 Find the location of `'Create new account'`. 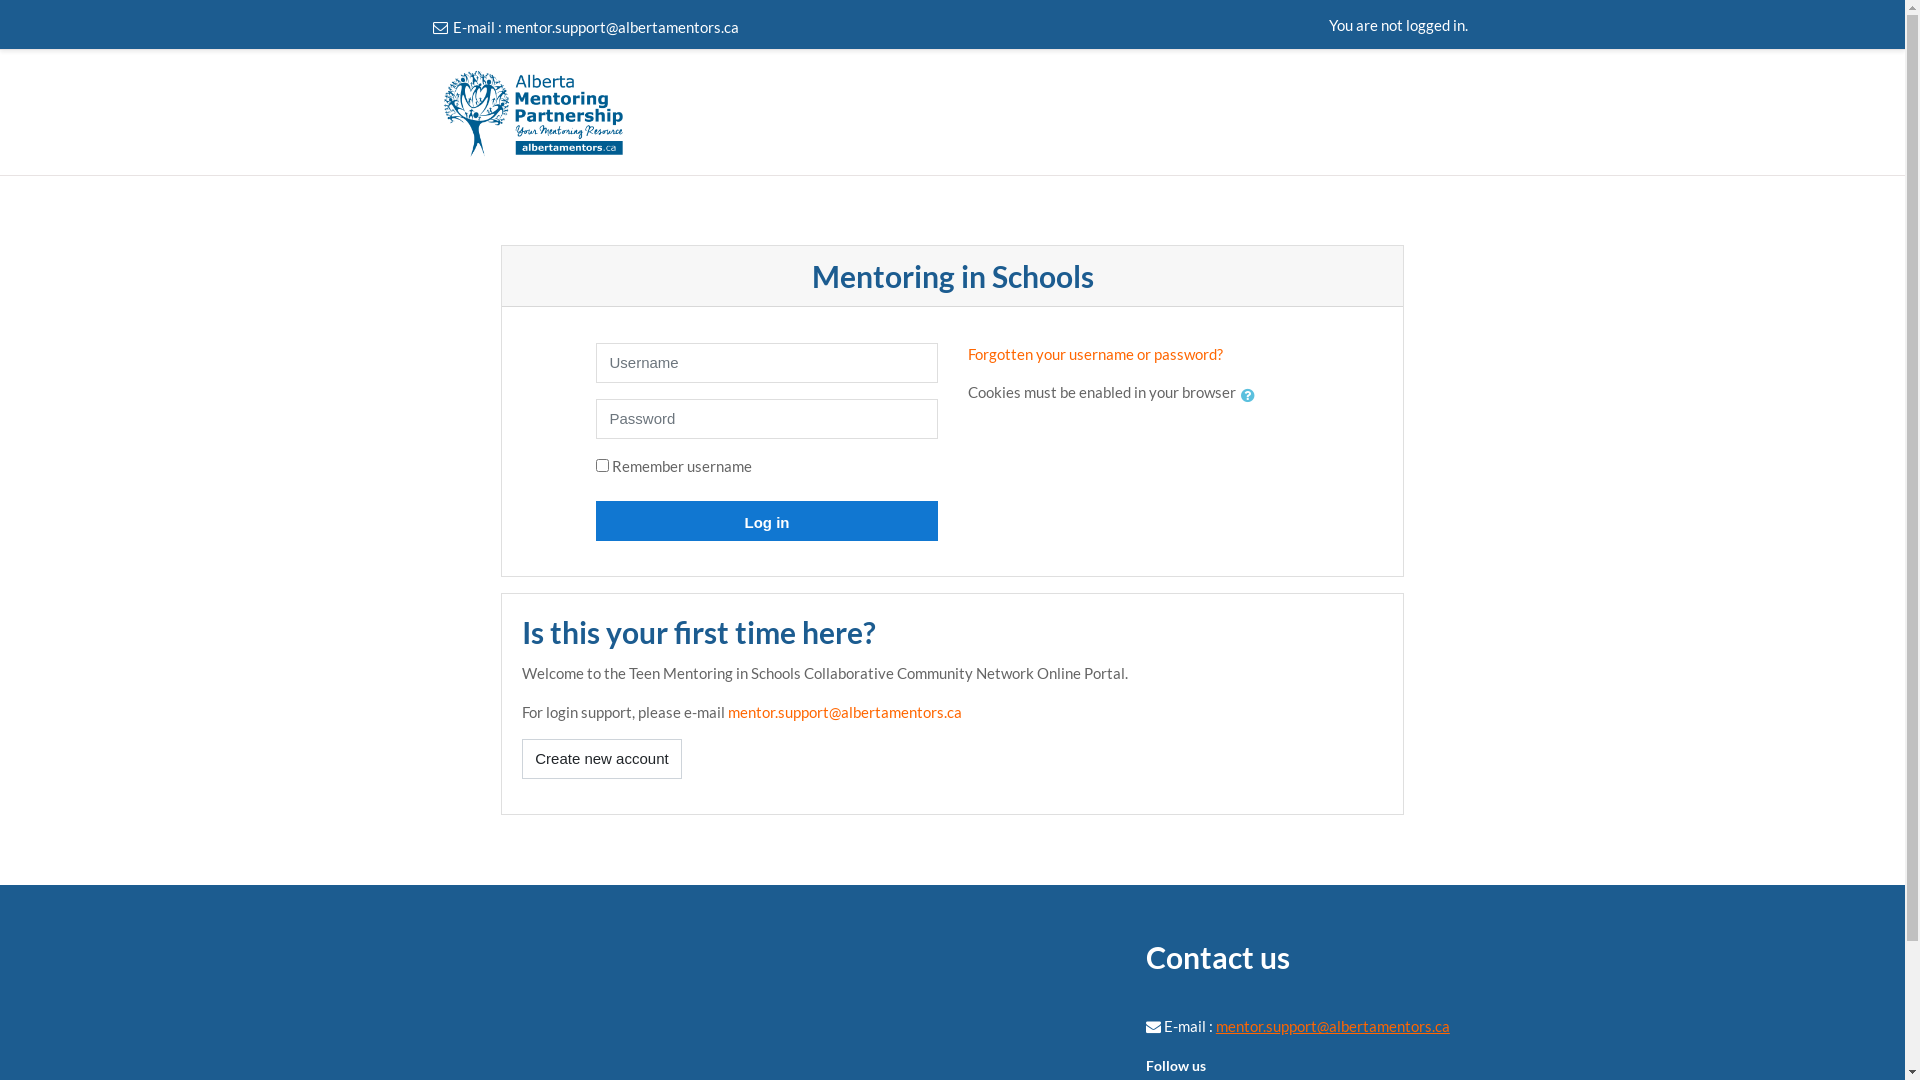

'Create new account' is located at coordinates (522, 759).